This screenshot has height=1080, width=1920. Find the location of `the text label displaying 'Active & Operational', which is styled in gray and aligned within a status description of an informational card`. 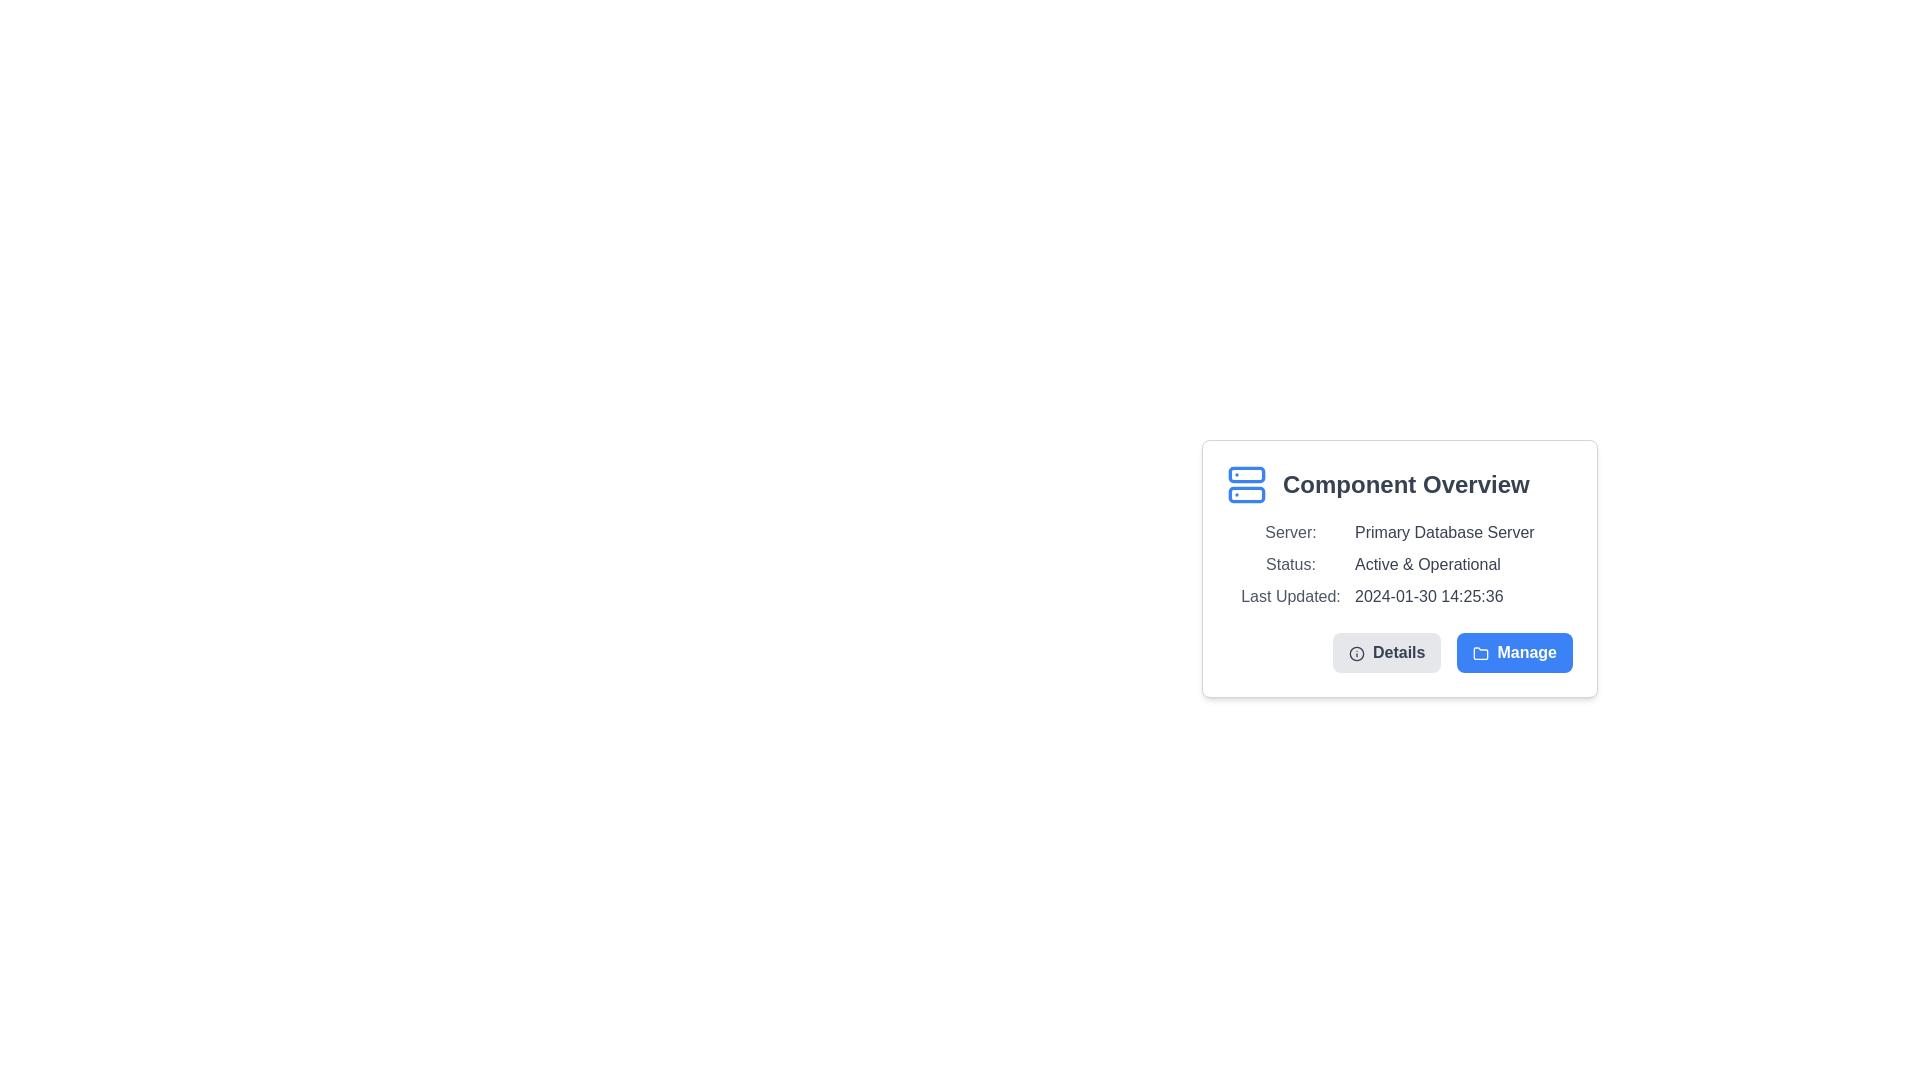

the text label displaying 'Active & Operational', which is styled in gray and aligned within a status description of an informational card is located at coordinates (1426, 564).